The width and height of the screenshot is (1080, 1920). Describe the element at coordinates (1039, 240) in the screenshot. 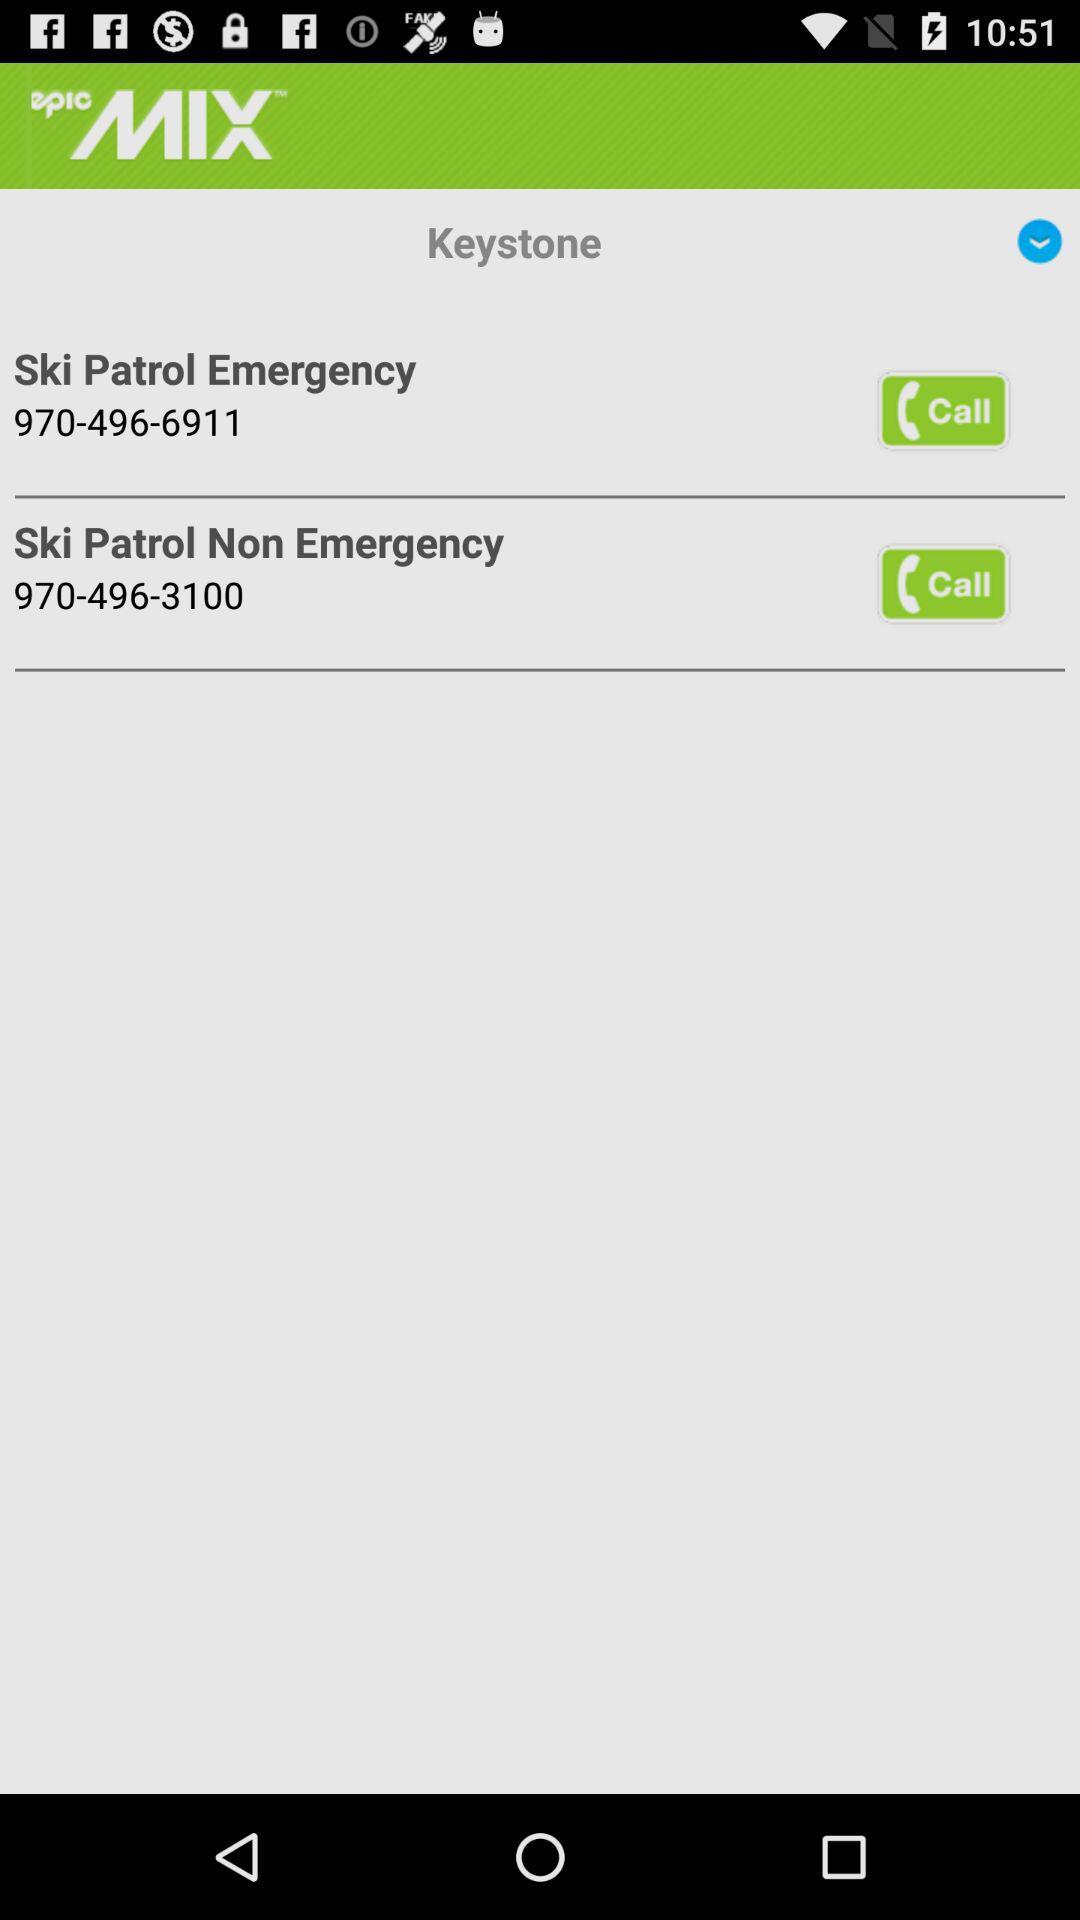

I see `icon next to the keystone app` at that location.